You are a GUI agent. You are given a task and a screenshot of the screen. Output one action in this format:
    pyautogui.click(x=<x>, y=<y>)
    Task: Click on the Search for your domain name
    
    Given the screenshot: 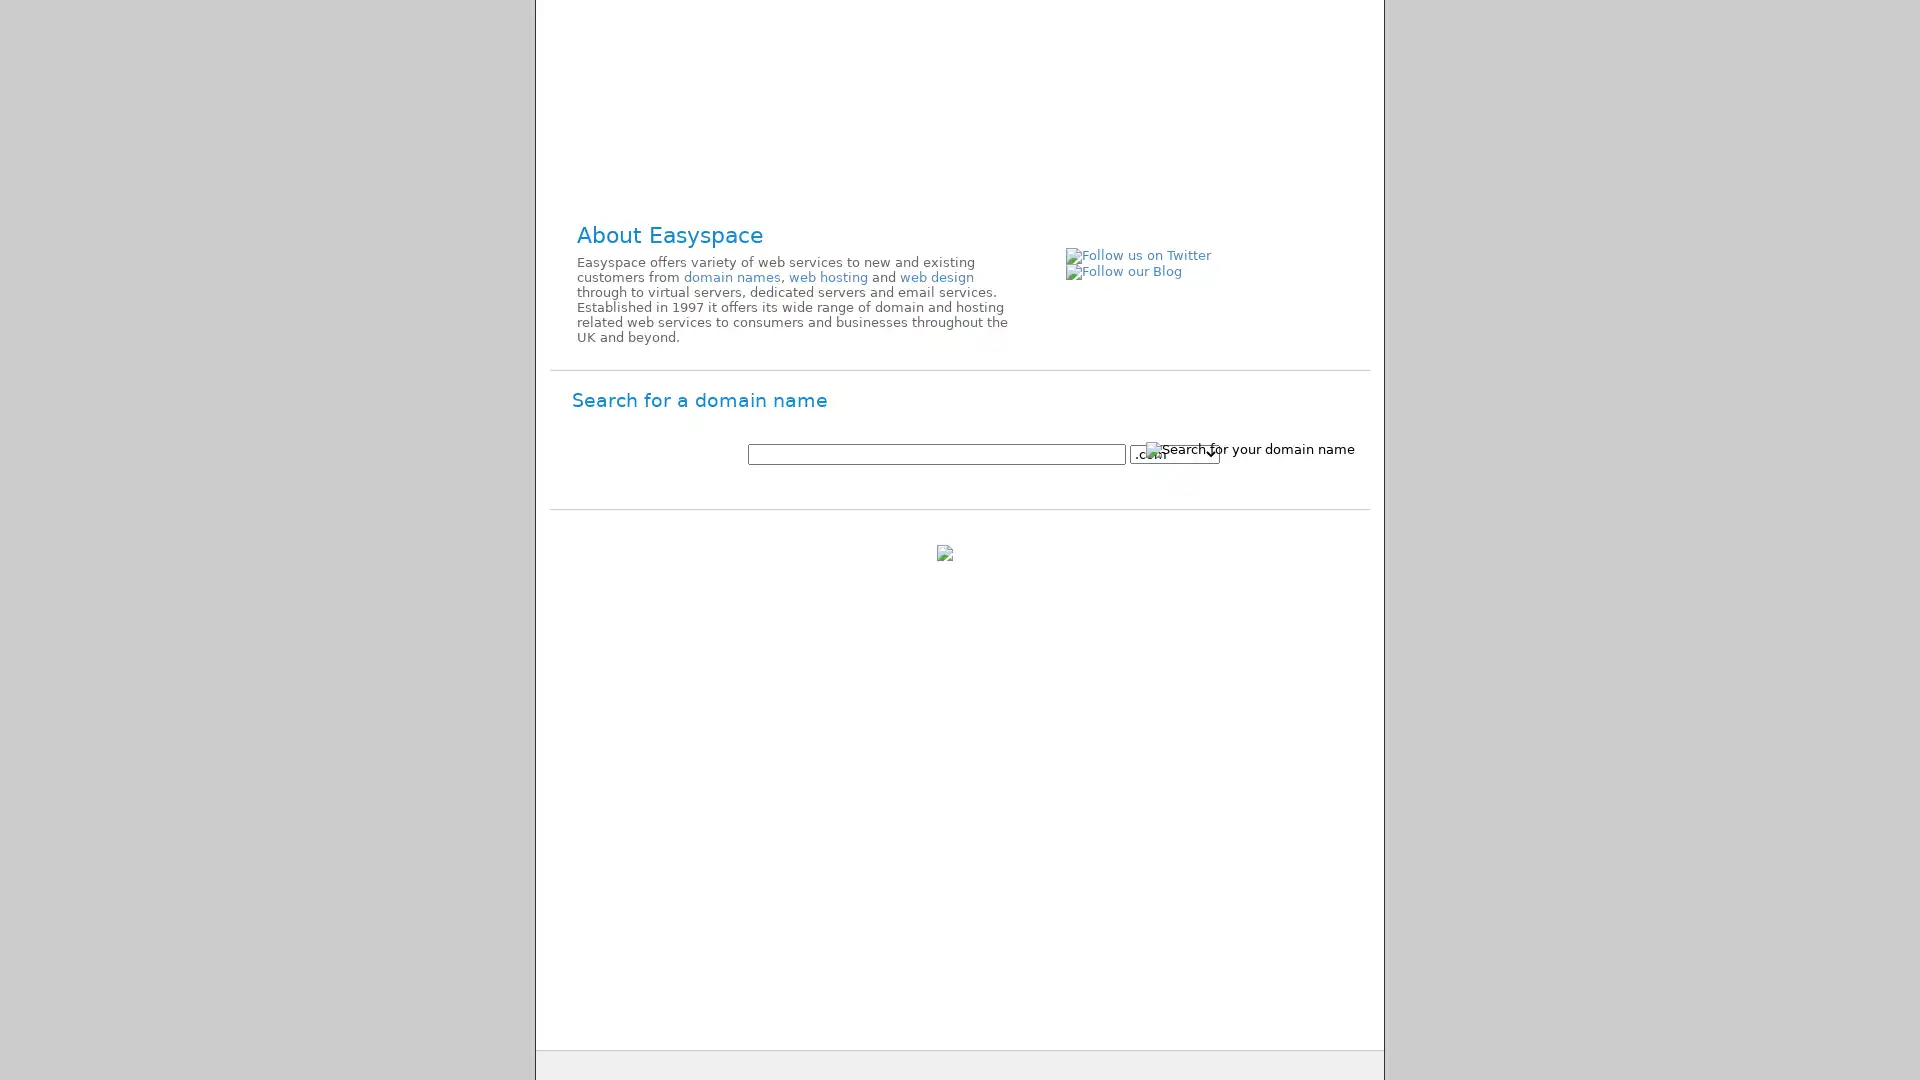 What is the action you would take?
    pyautogui.click(x=1249, y=447)
    